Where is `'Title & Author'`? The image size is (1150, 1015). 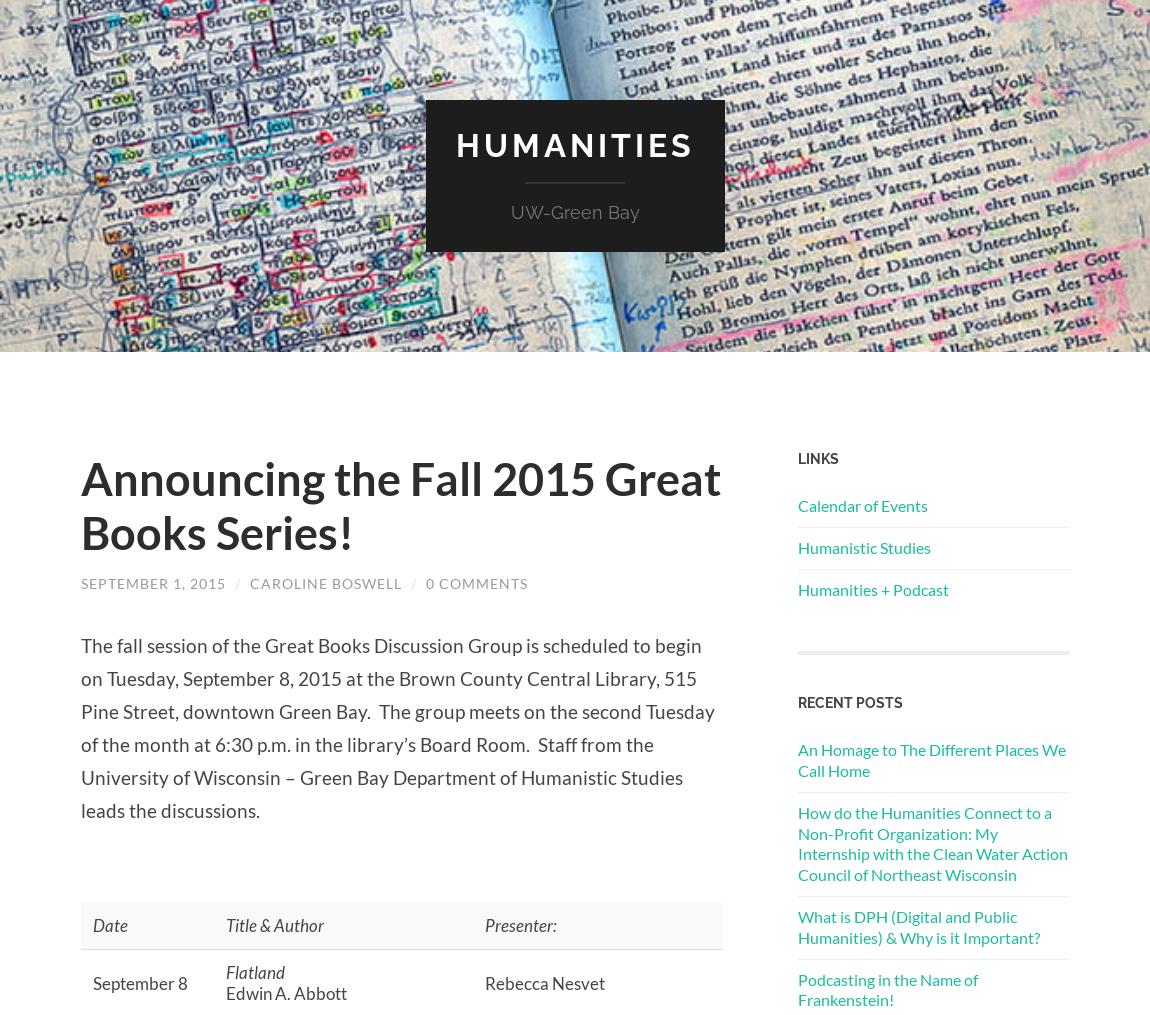
'Title & Author' is located at coordinates (273, 923).